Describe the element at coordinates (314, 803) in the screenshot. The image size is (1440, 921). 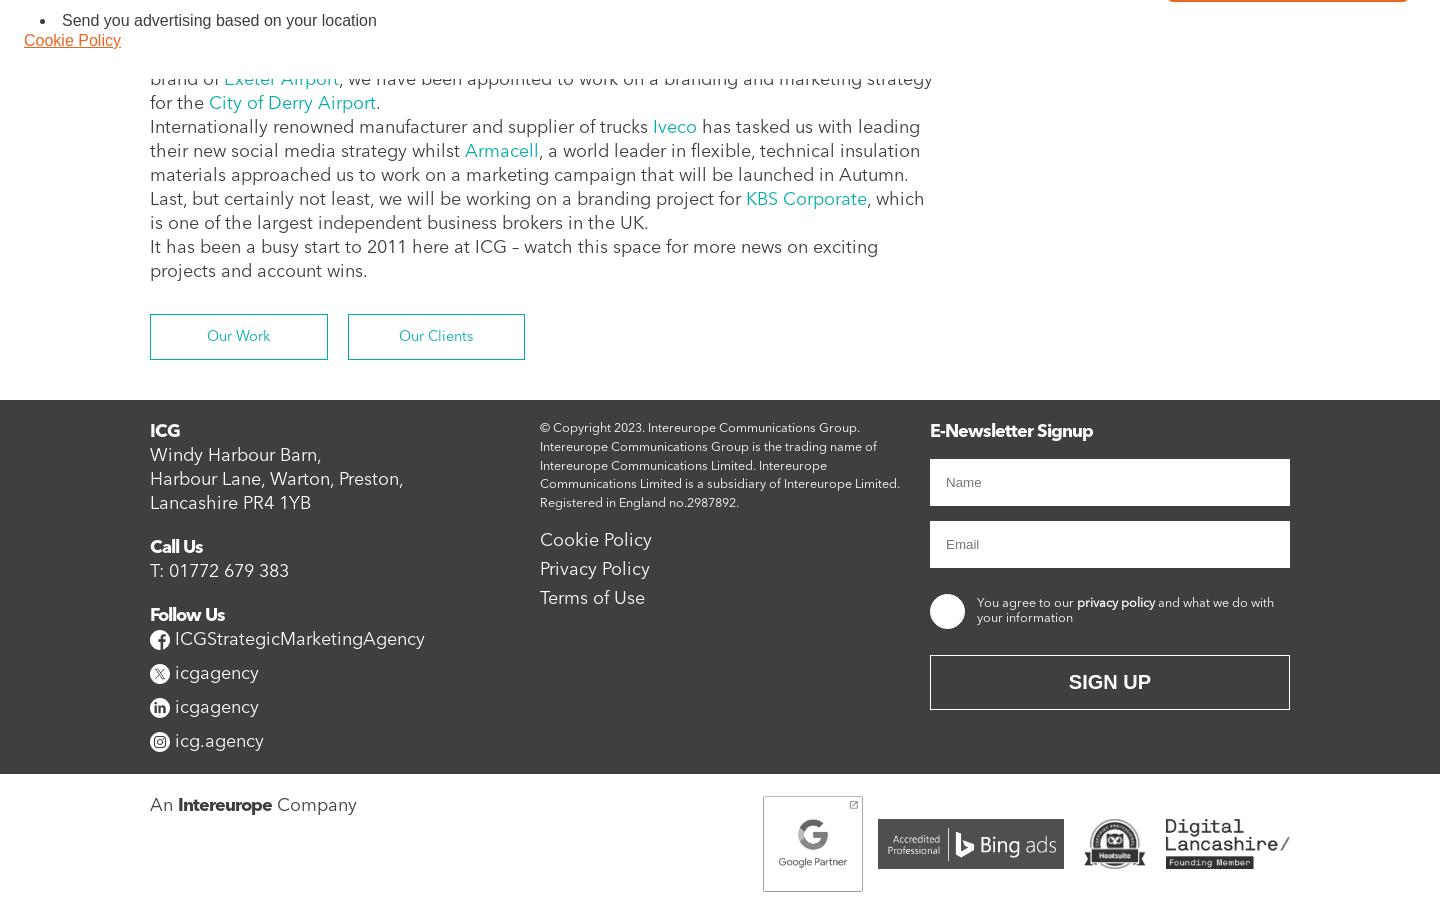
I see `'Company'` at that location.